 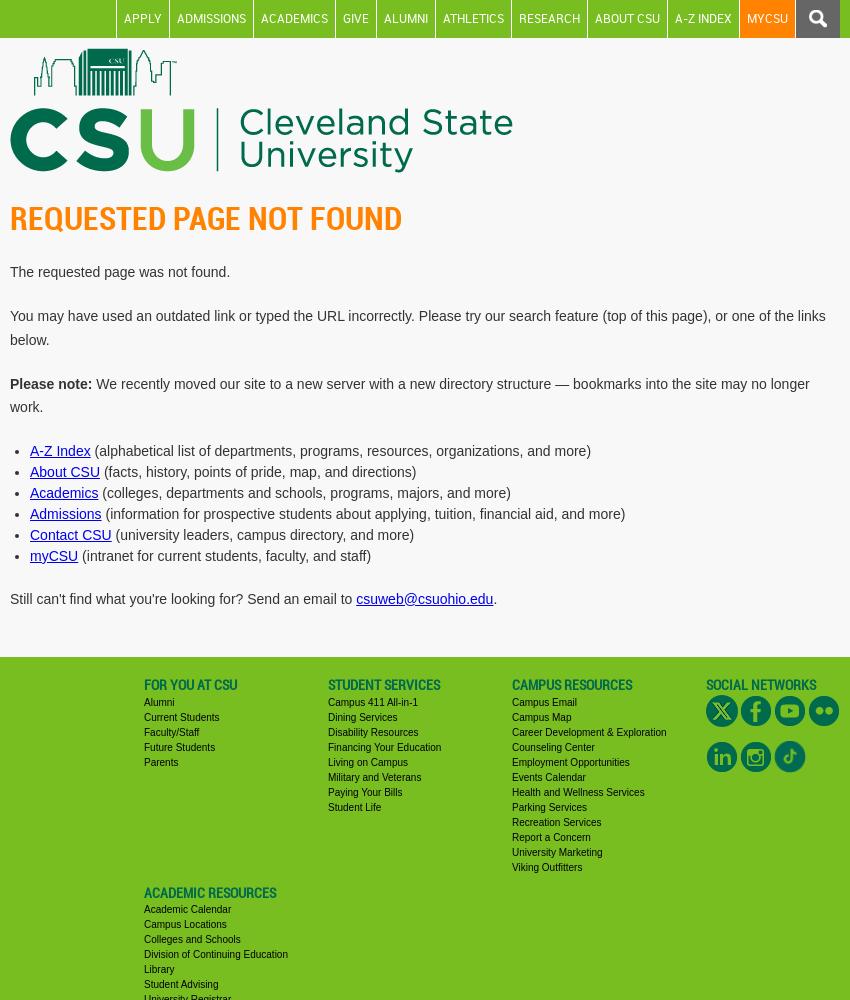 I want to click on 'Campus 411  All-in-1', so click(x=371, y=700).